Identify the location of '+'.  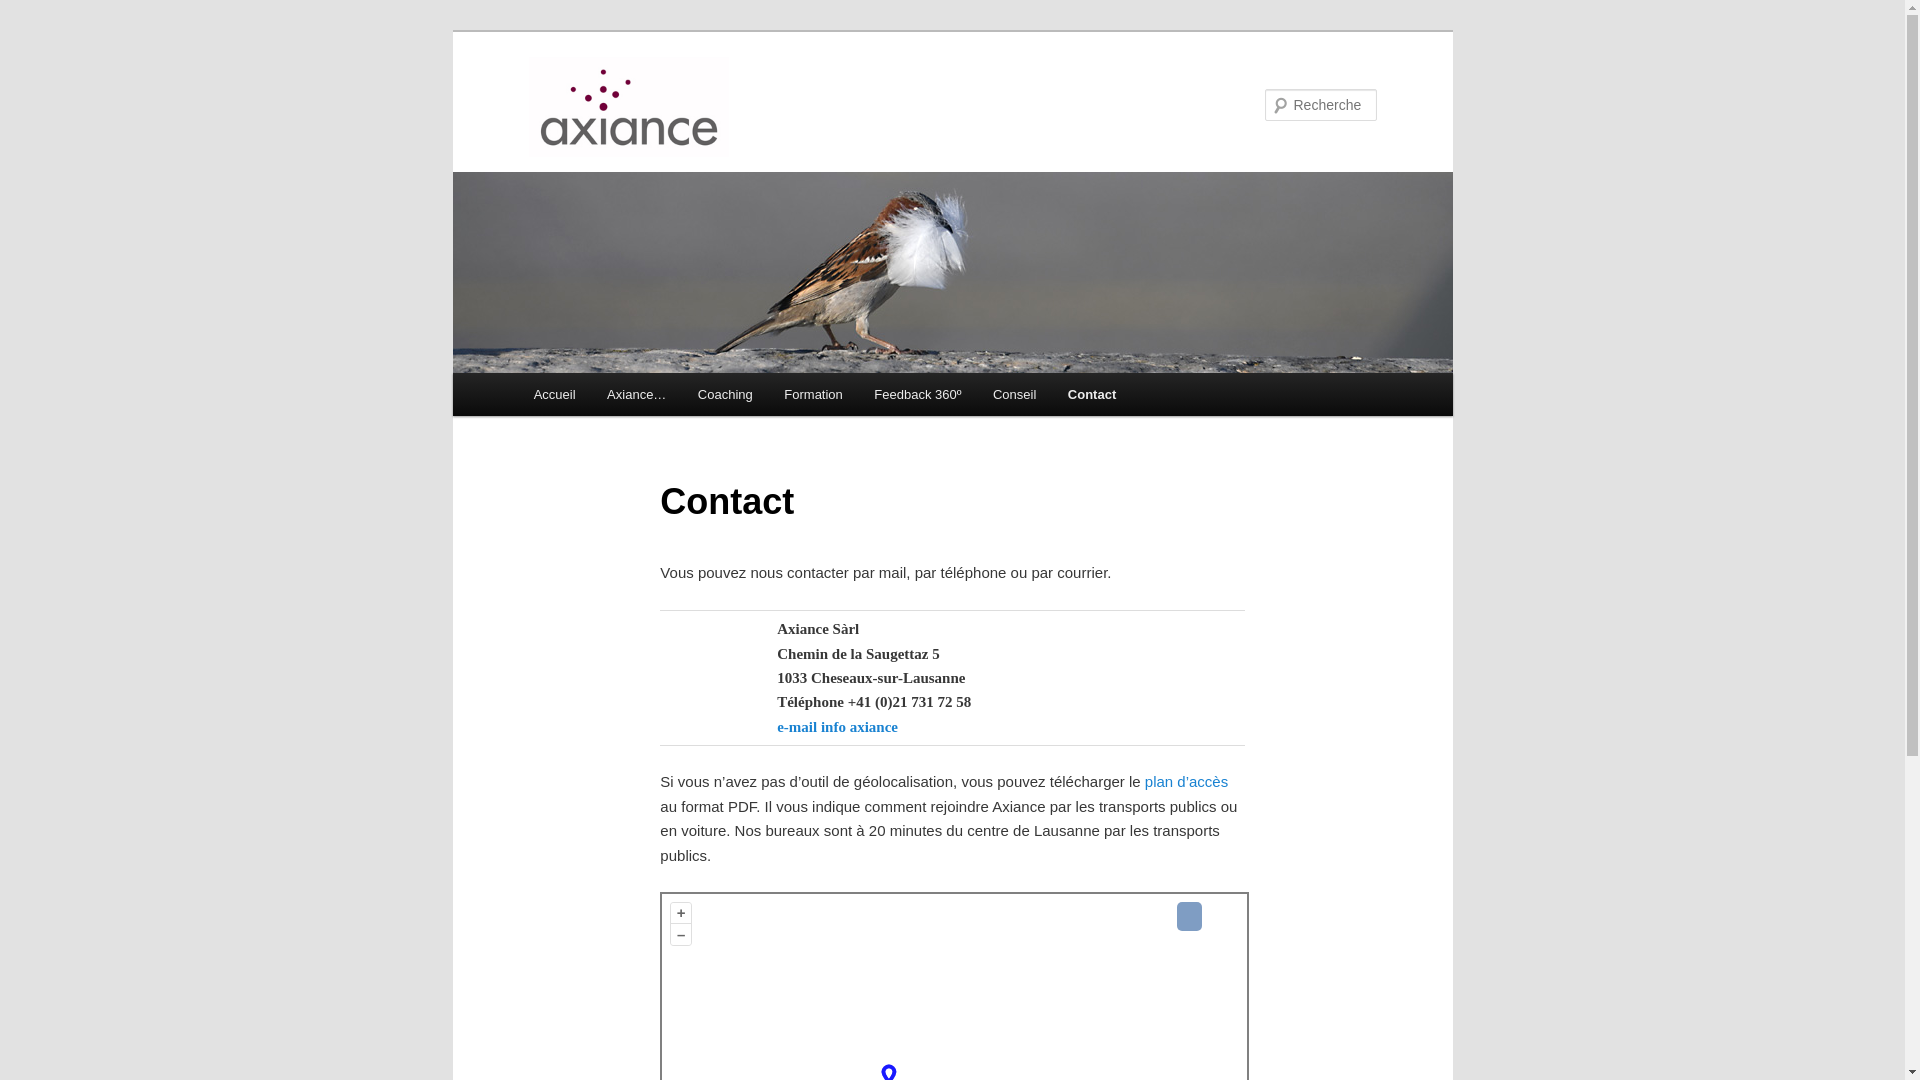
(681, 913).